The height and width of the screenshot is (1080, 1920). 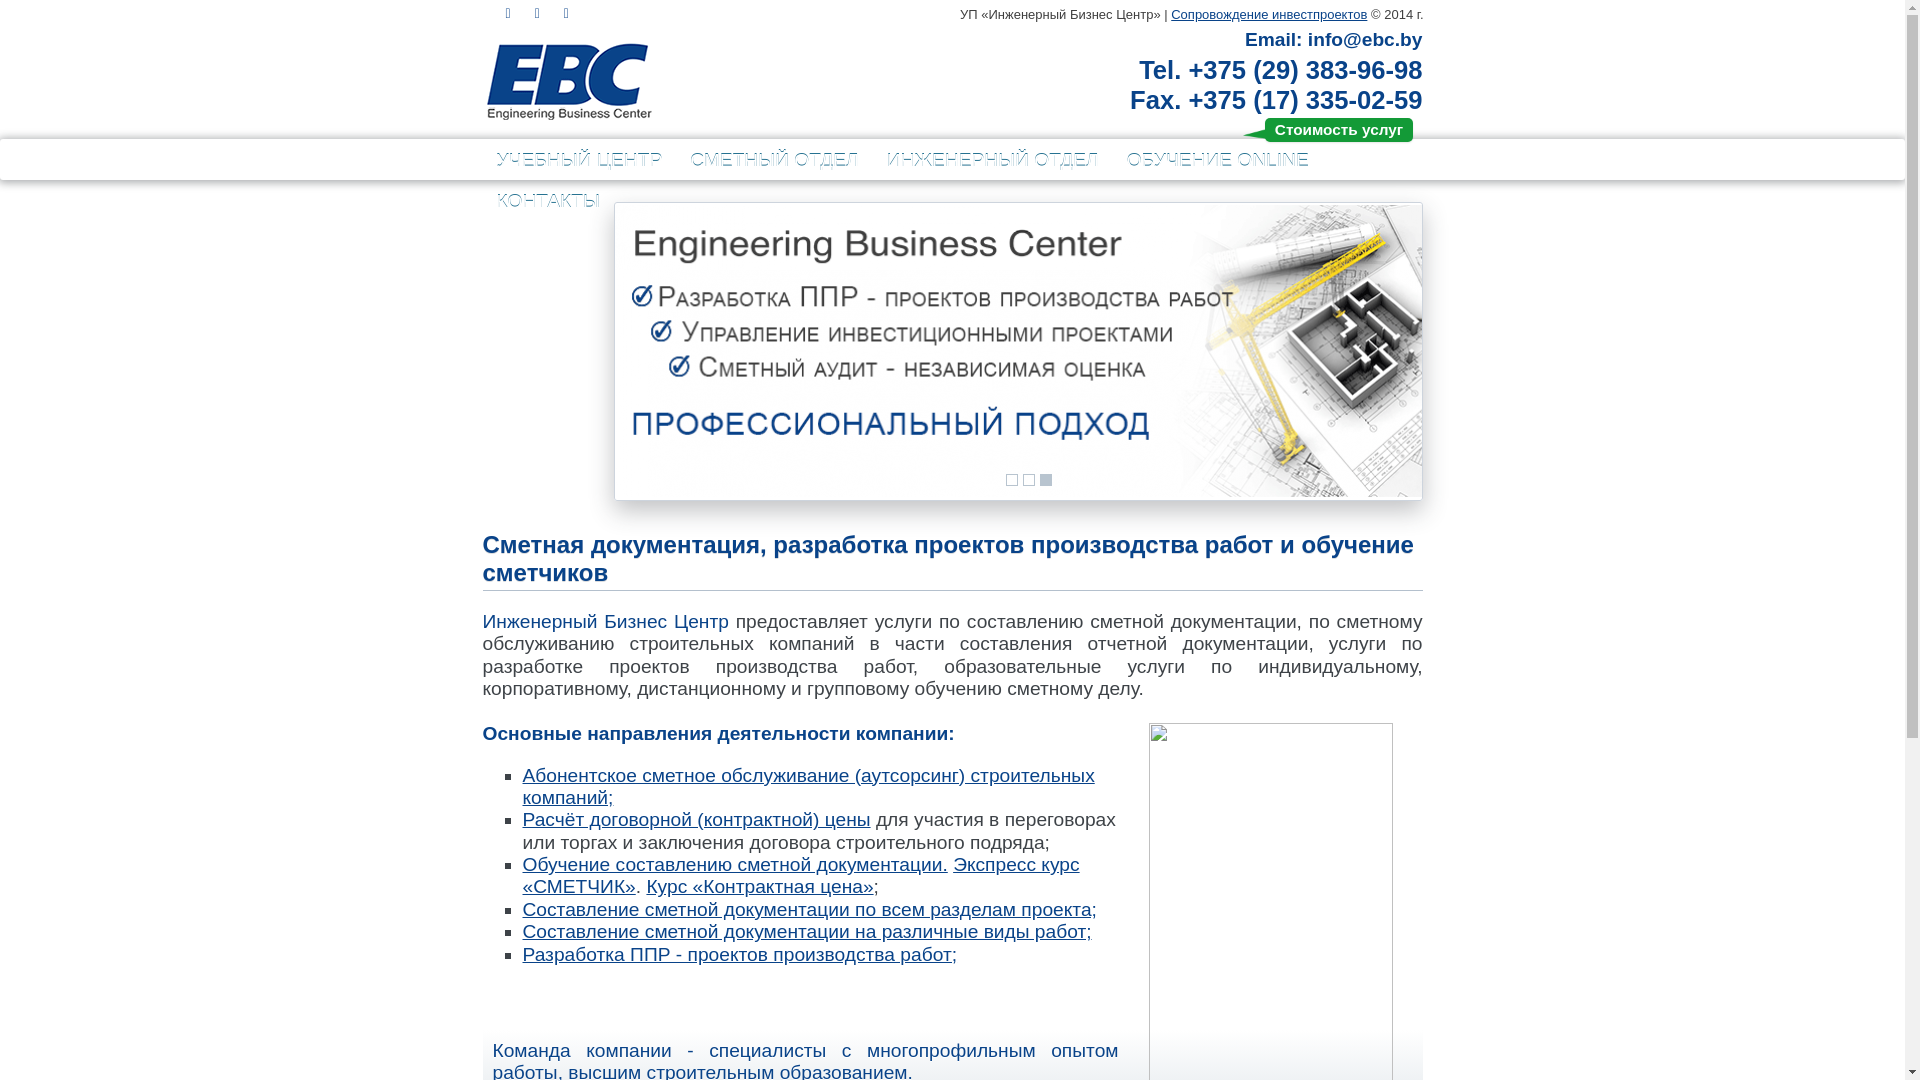 What do you see at coordinates (1045, 479) in the screenshot?
I see `'3'` at bounding box center [1045, 479].